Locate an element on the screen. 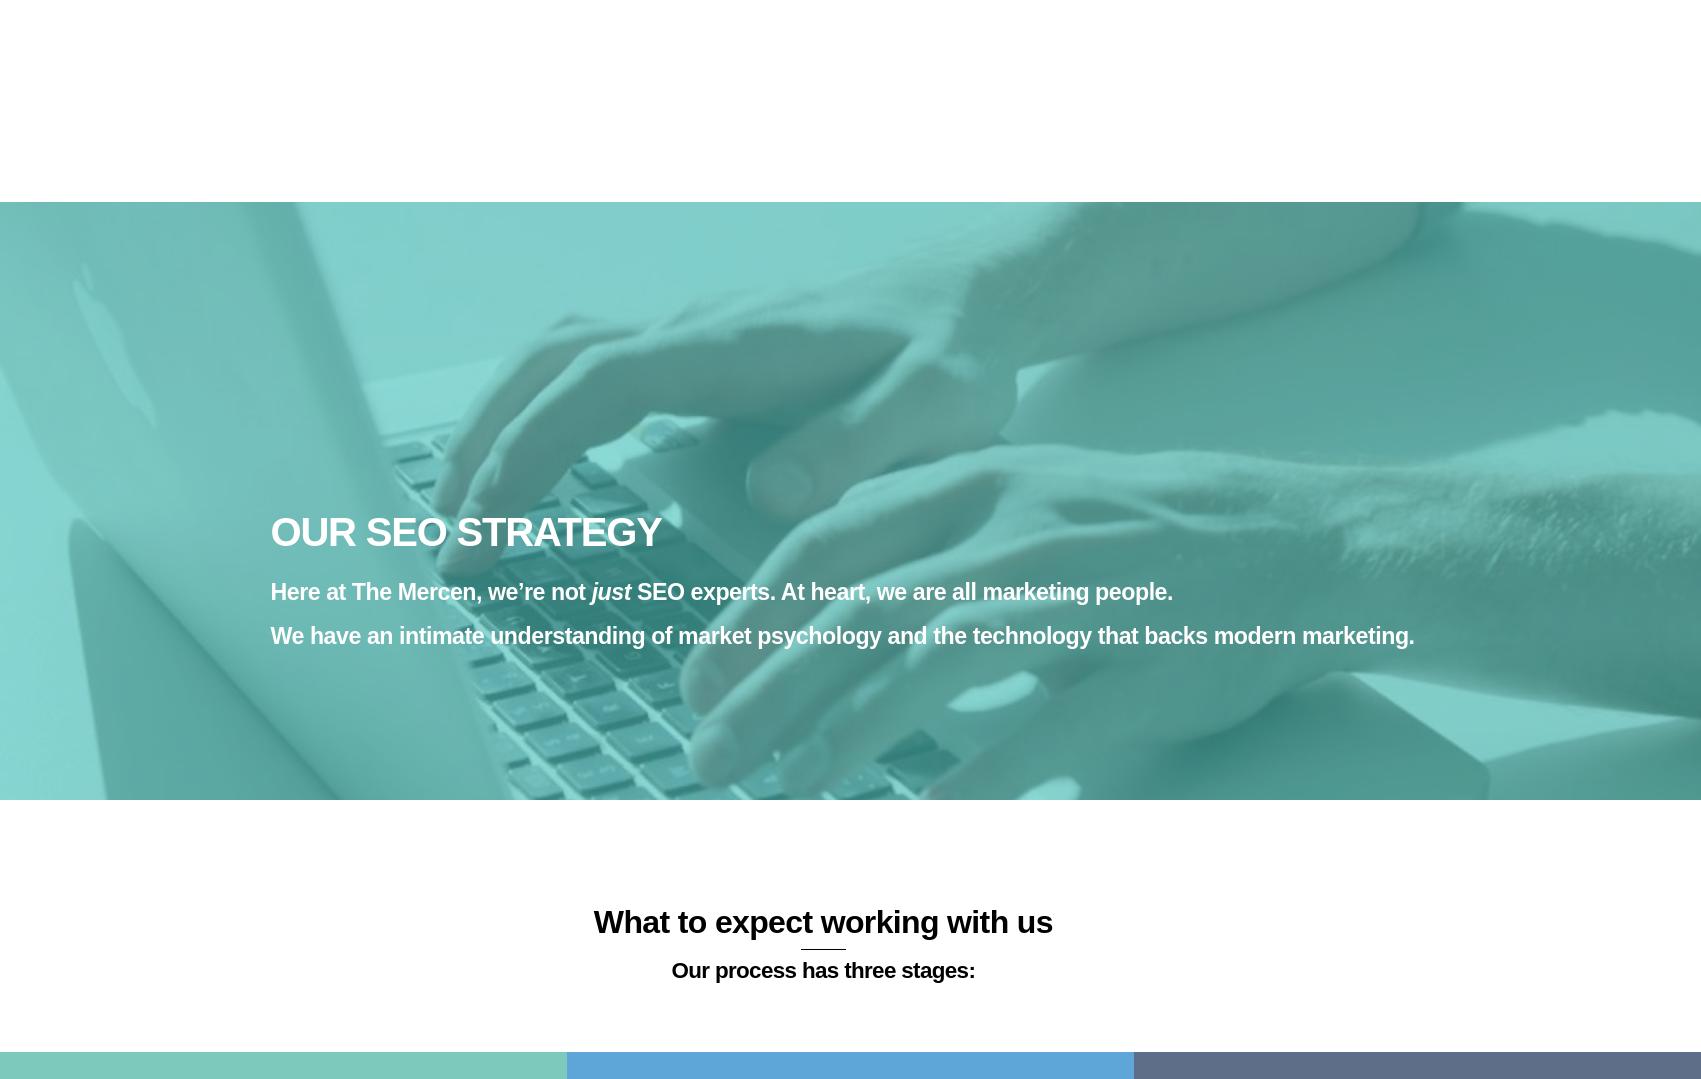  'Link Building Development Campaign' is located at coordinates (427, 423).